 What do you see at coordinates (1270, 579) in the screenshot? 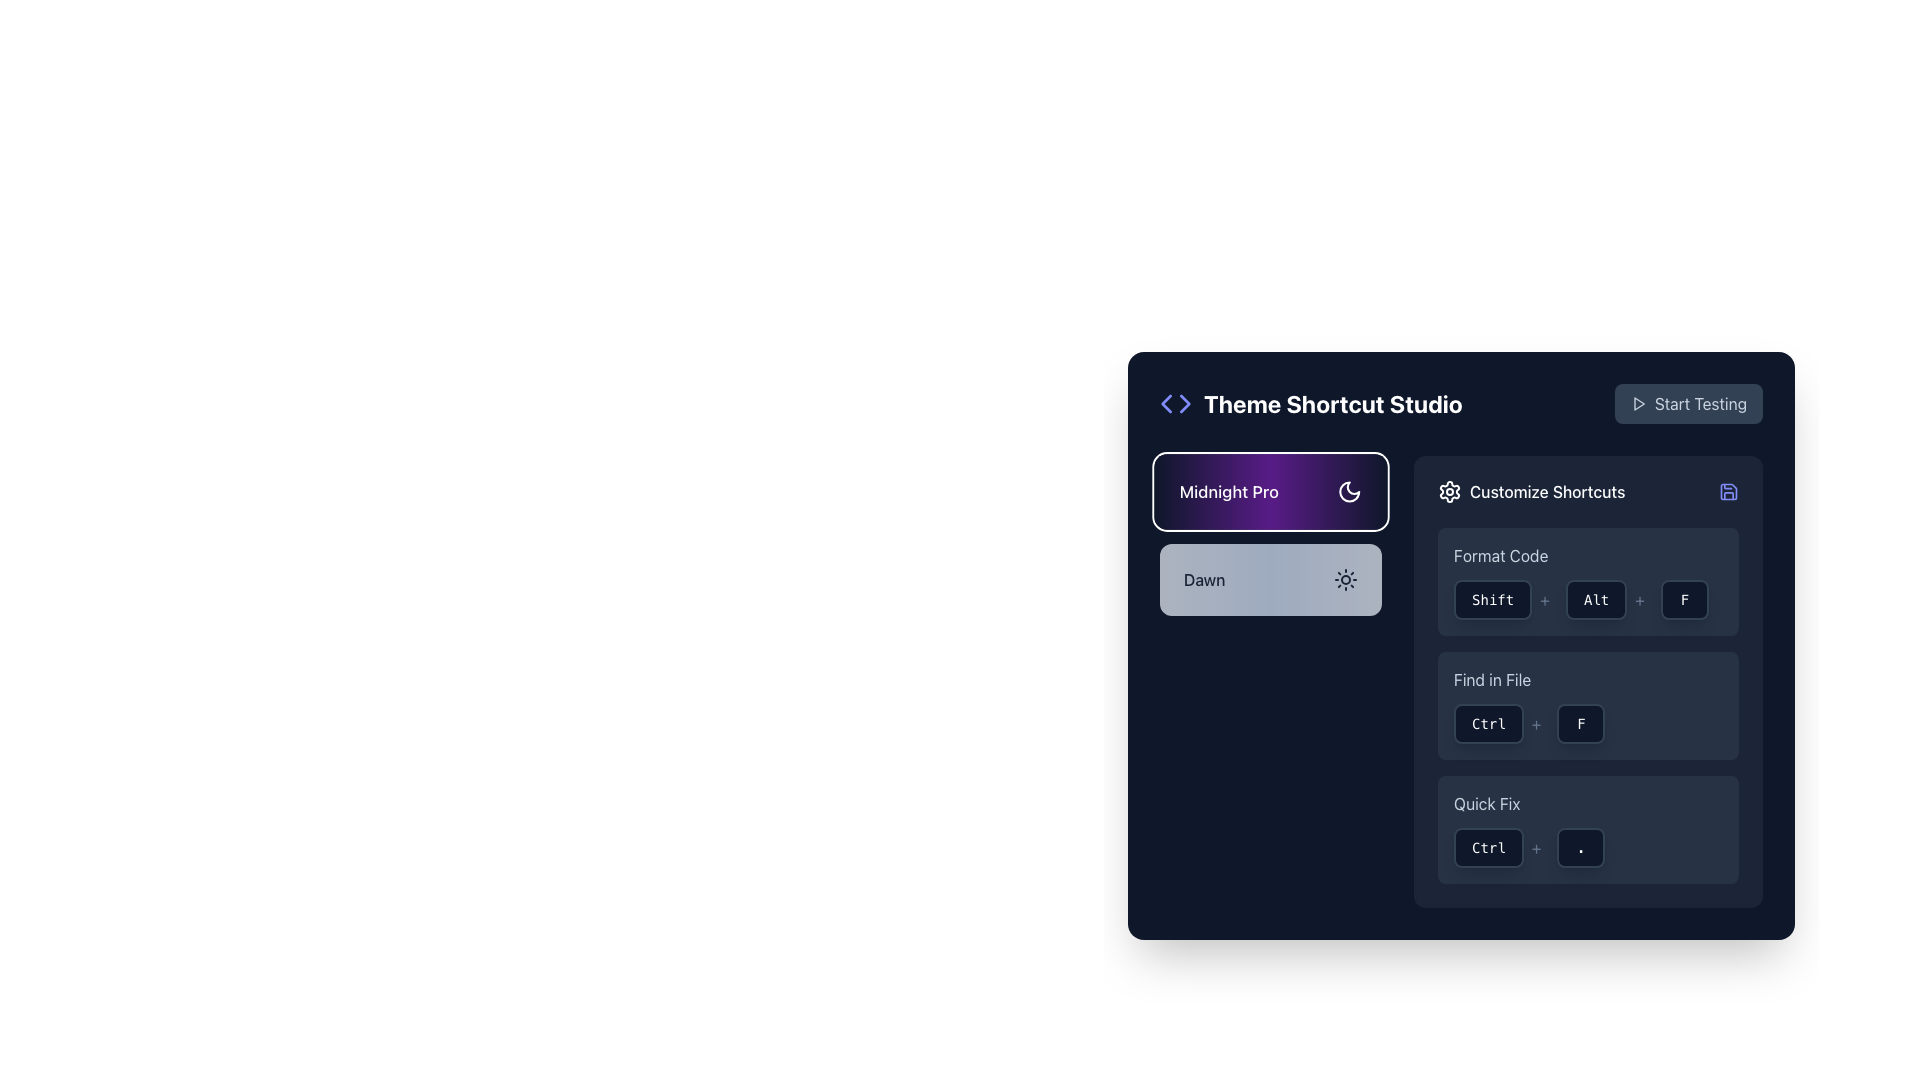
I see `the rectangular button with rounded corners and a gradient background labeled 'Dawn'` at bounding box center [1270, 579].